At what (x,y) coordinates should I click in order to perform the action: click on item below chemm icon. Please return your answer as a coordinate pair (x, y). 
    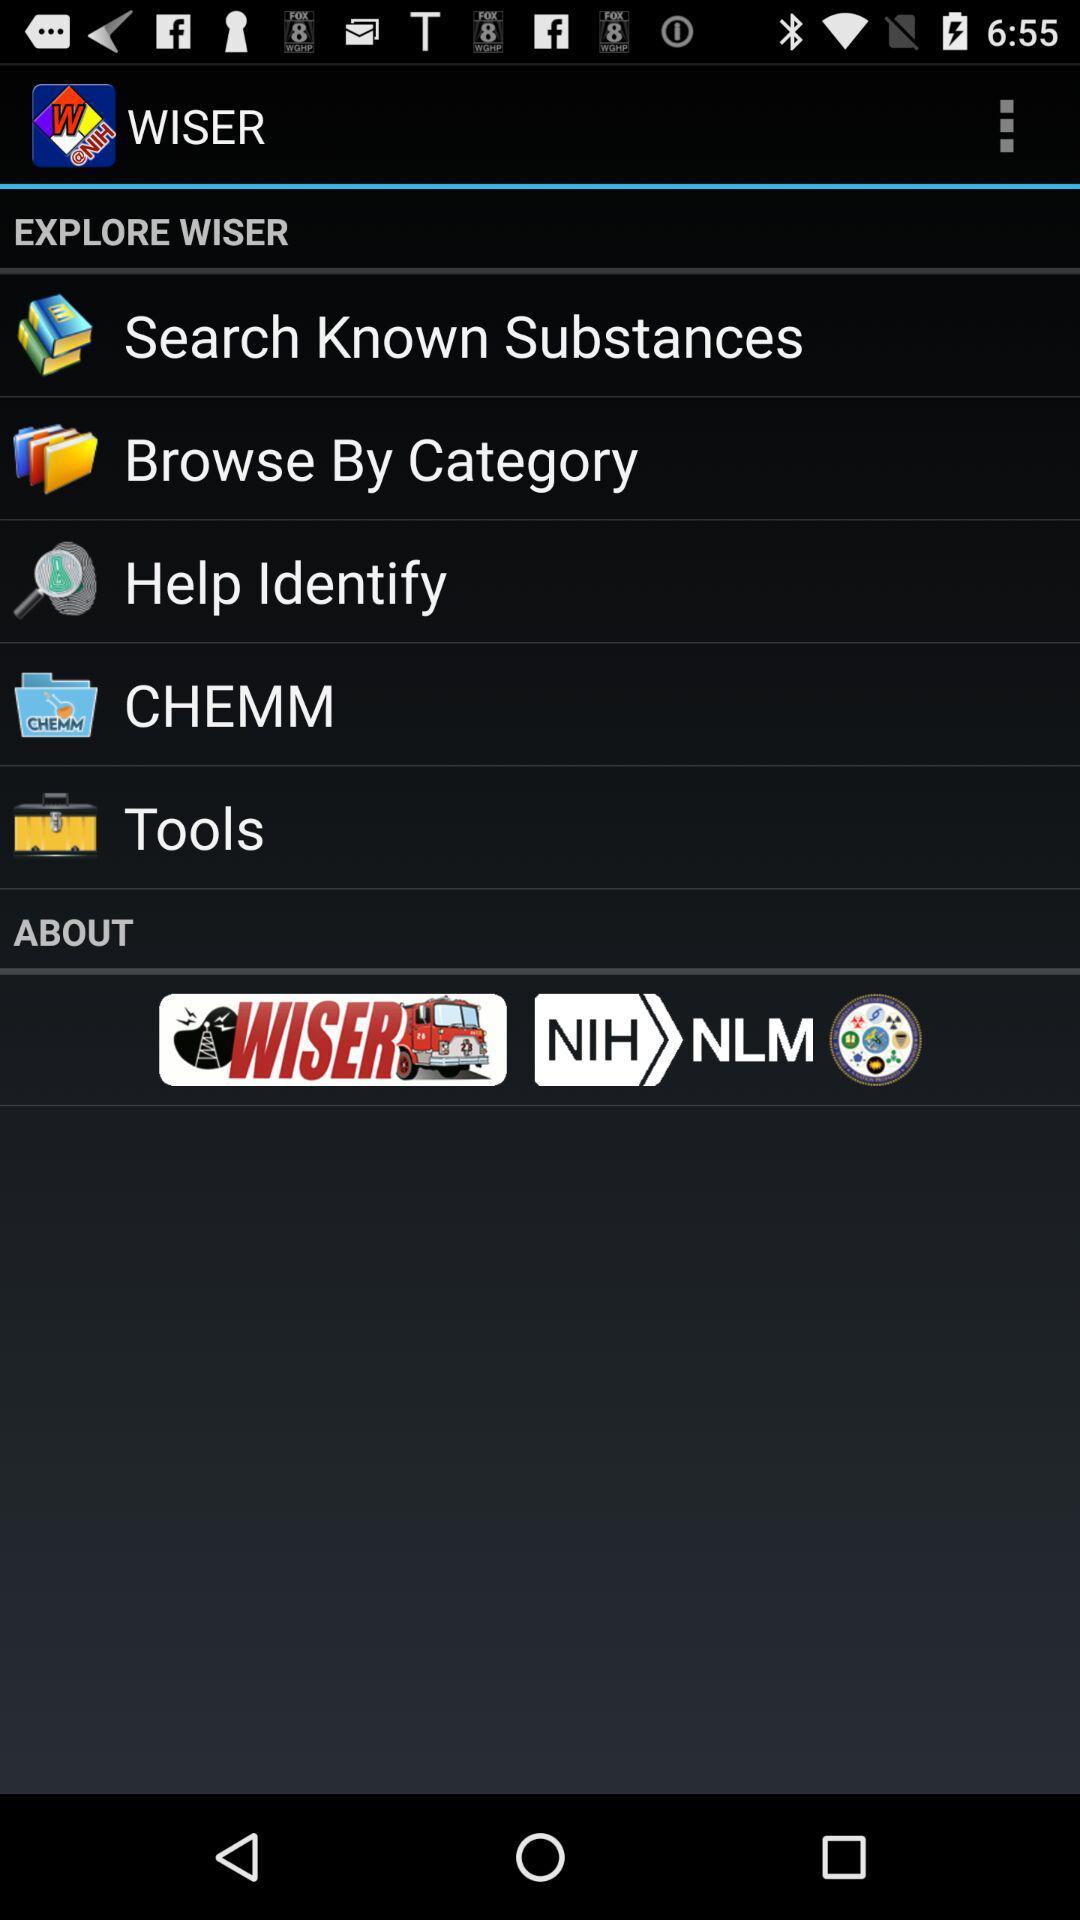
    Looking at the image, I should click on (600, 826).